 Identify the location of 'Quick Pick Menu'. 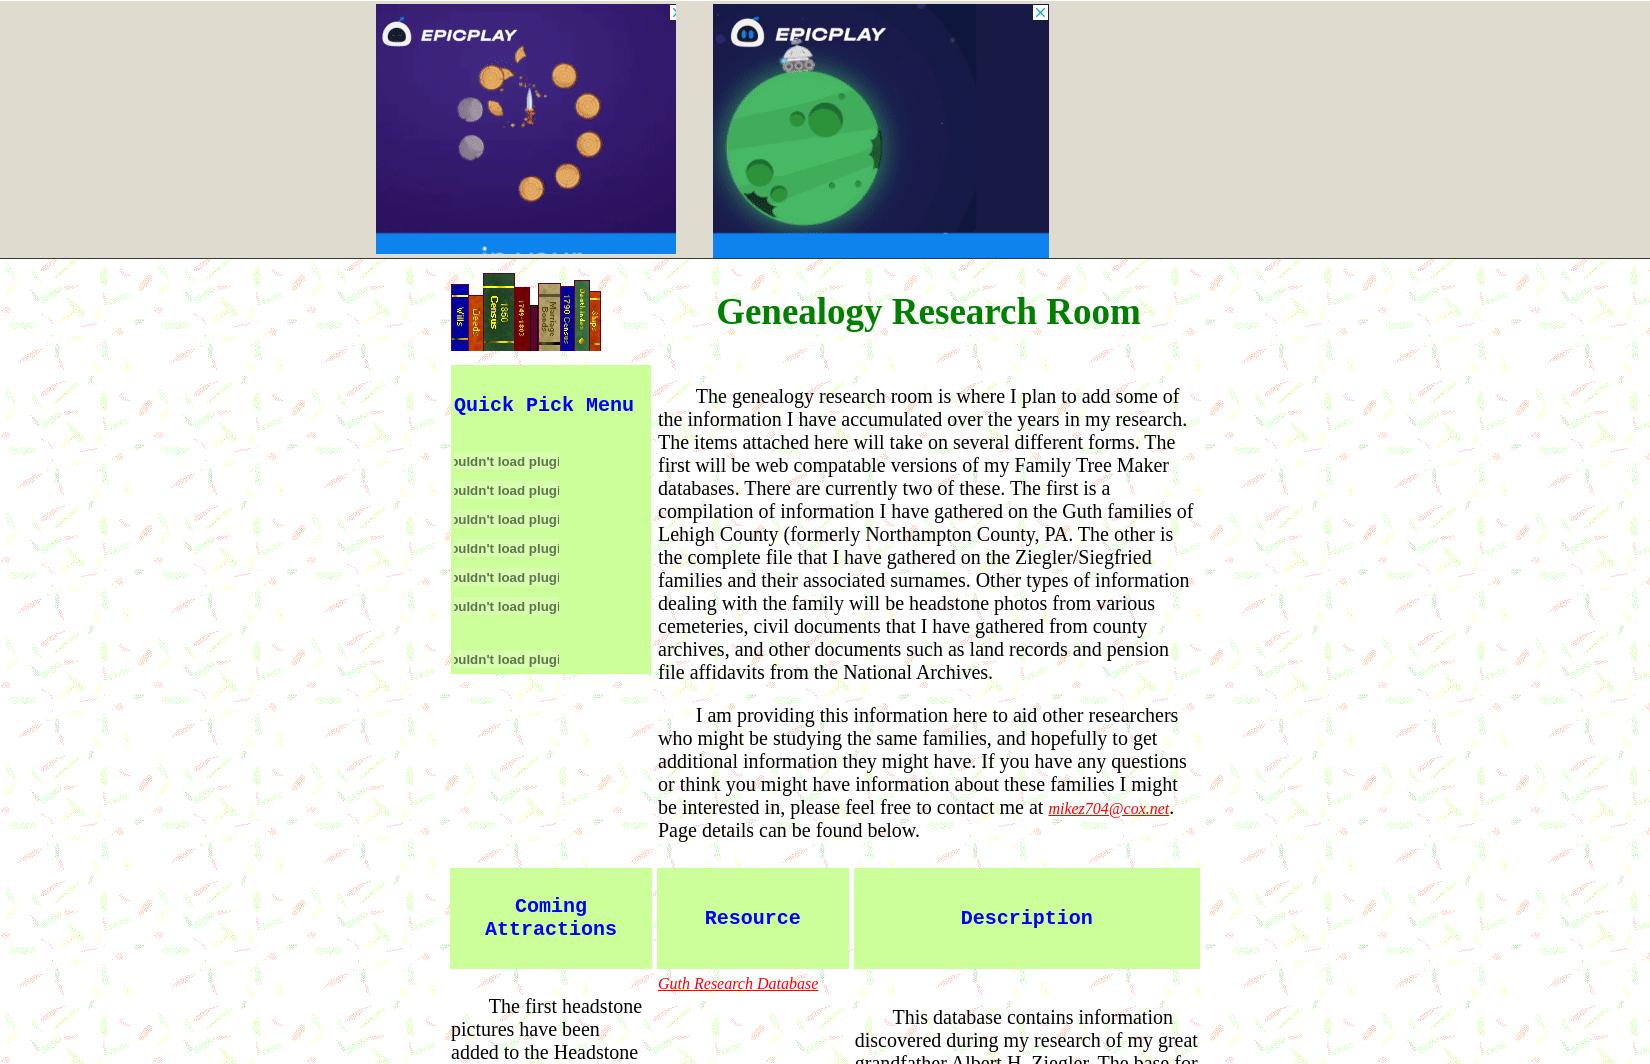
(453, 405).